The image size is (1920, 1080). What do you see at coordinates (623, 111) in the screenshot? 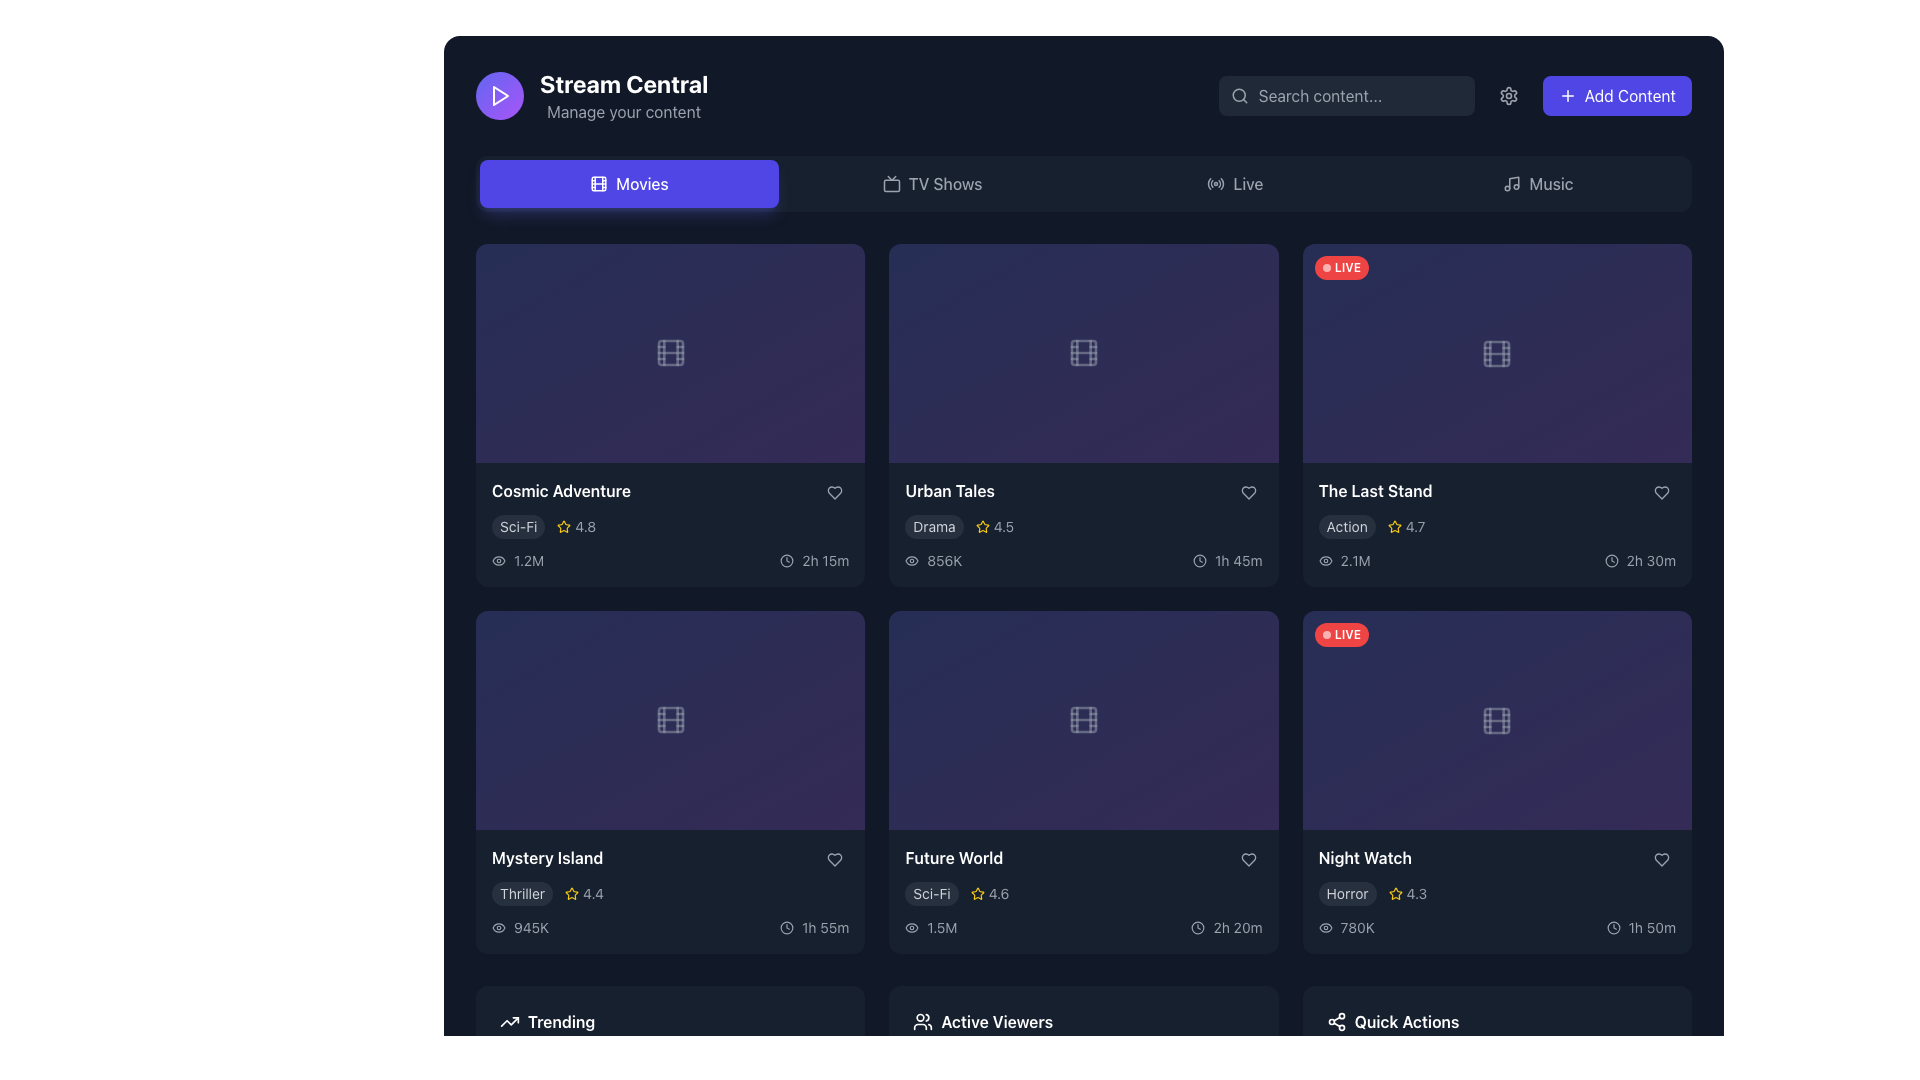
I see `the text label that states 'Manage your content', which is styled in gray and positioned below the 'Stream Central' heading` at bounding box center [623, 111].